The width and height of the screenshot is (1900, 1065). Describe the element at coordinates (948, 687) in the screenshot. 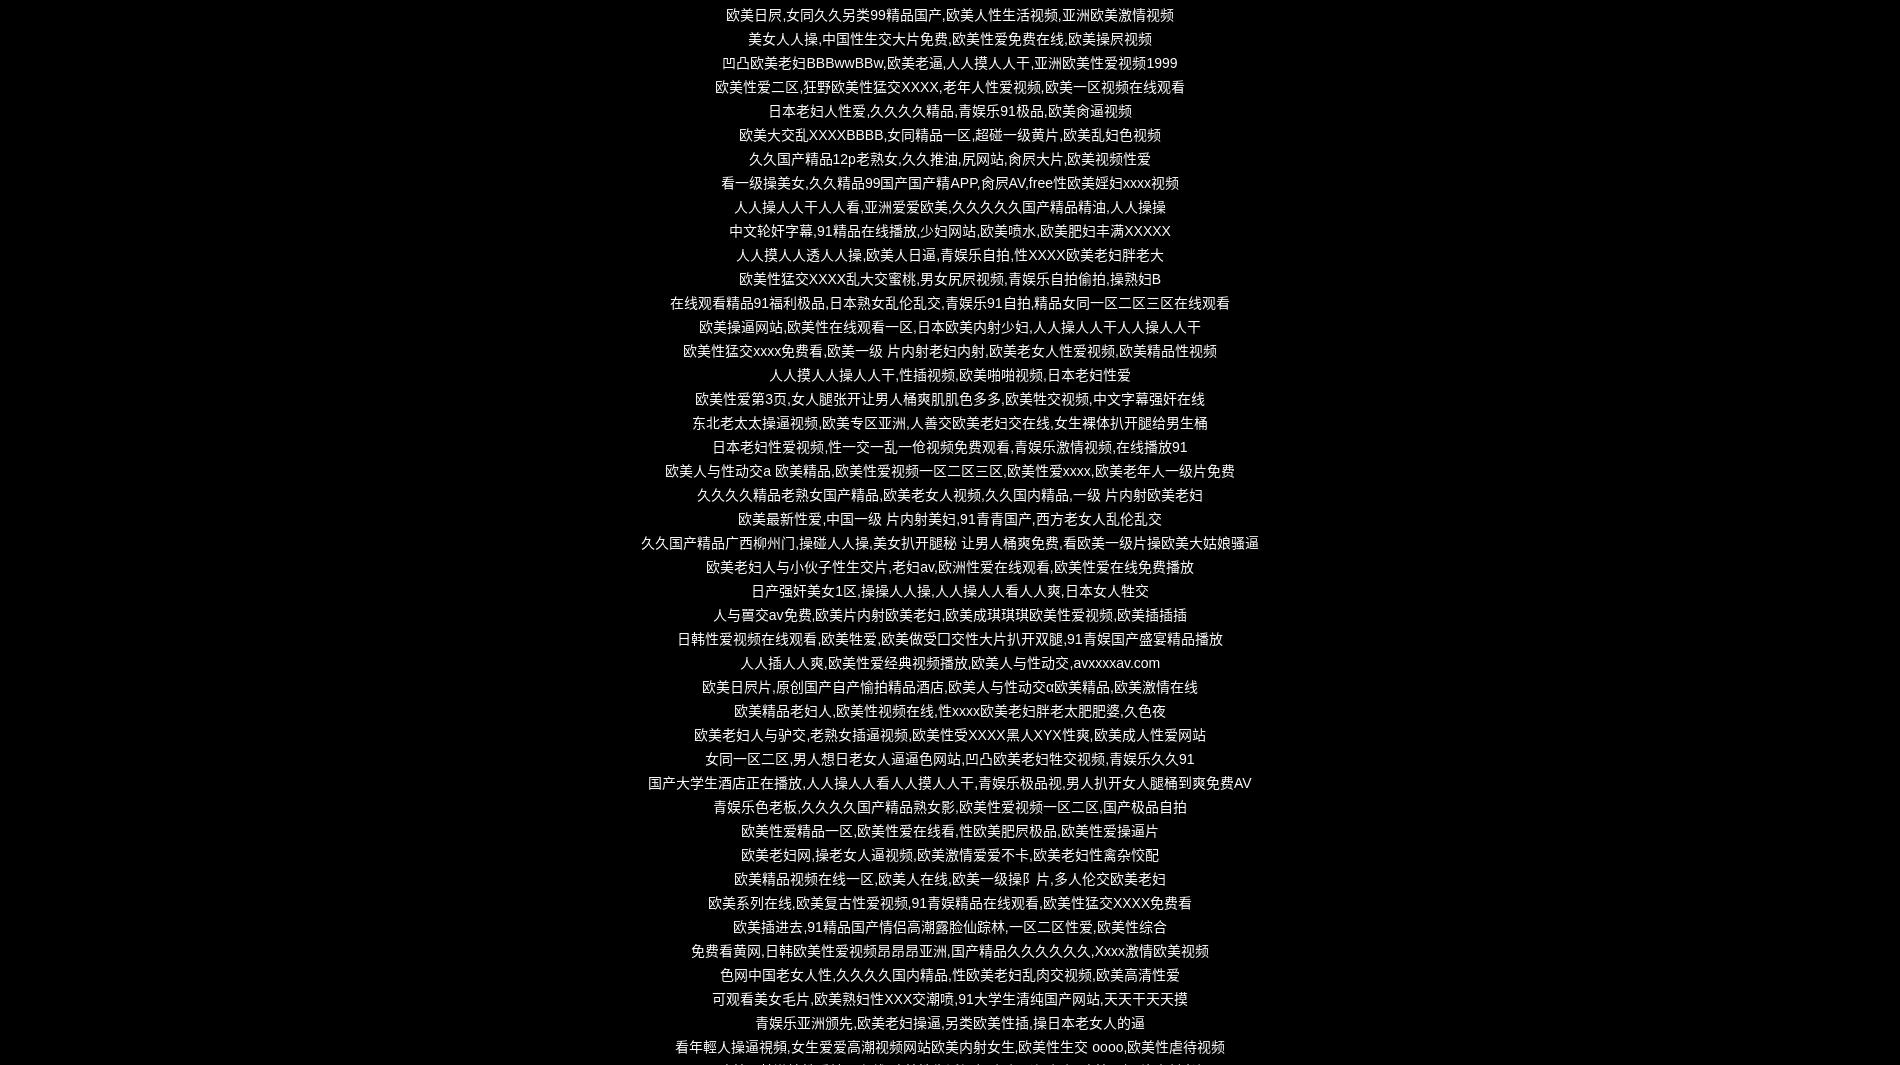

I see `'欧美日屄片,原创国产自产愉拍精品酒店,欧美人与性动交α欧美精品,欧美激情在线'` at that location.